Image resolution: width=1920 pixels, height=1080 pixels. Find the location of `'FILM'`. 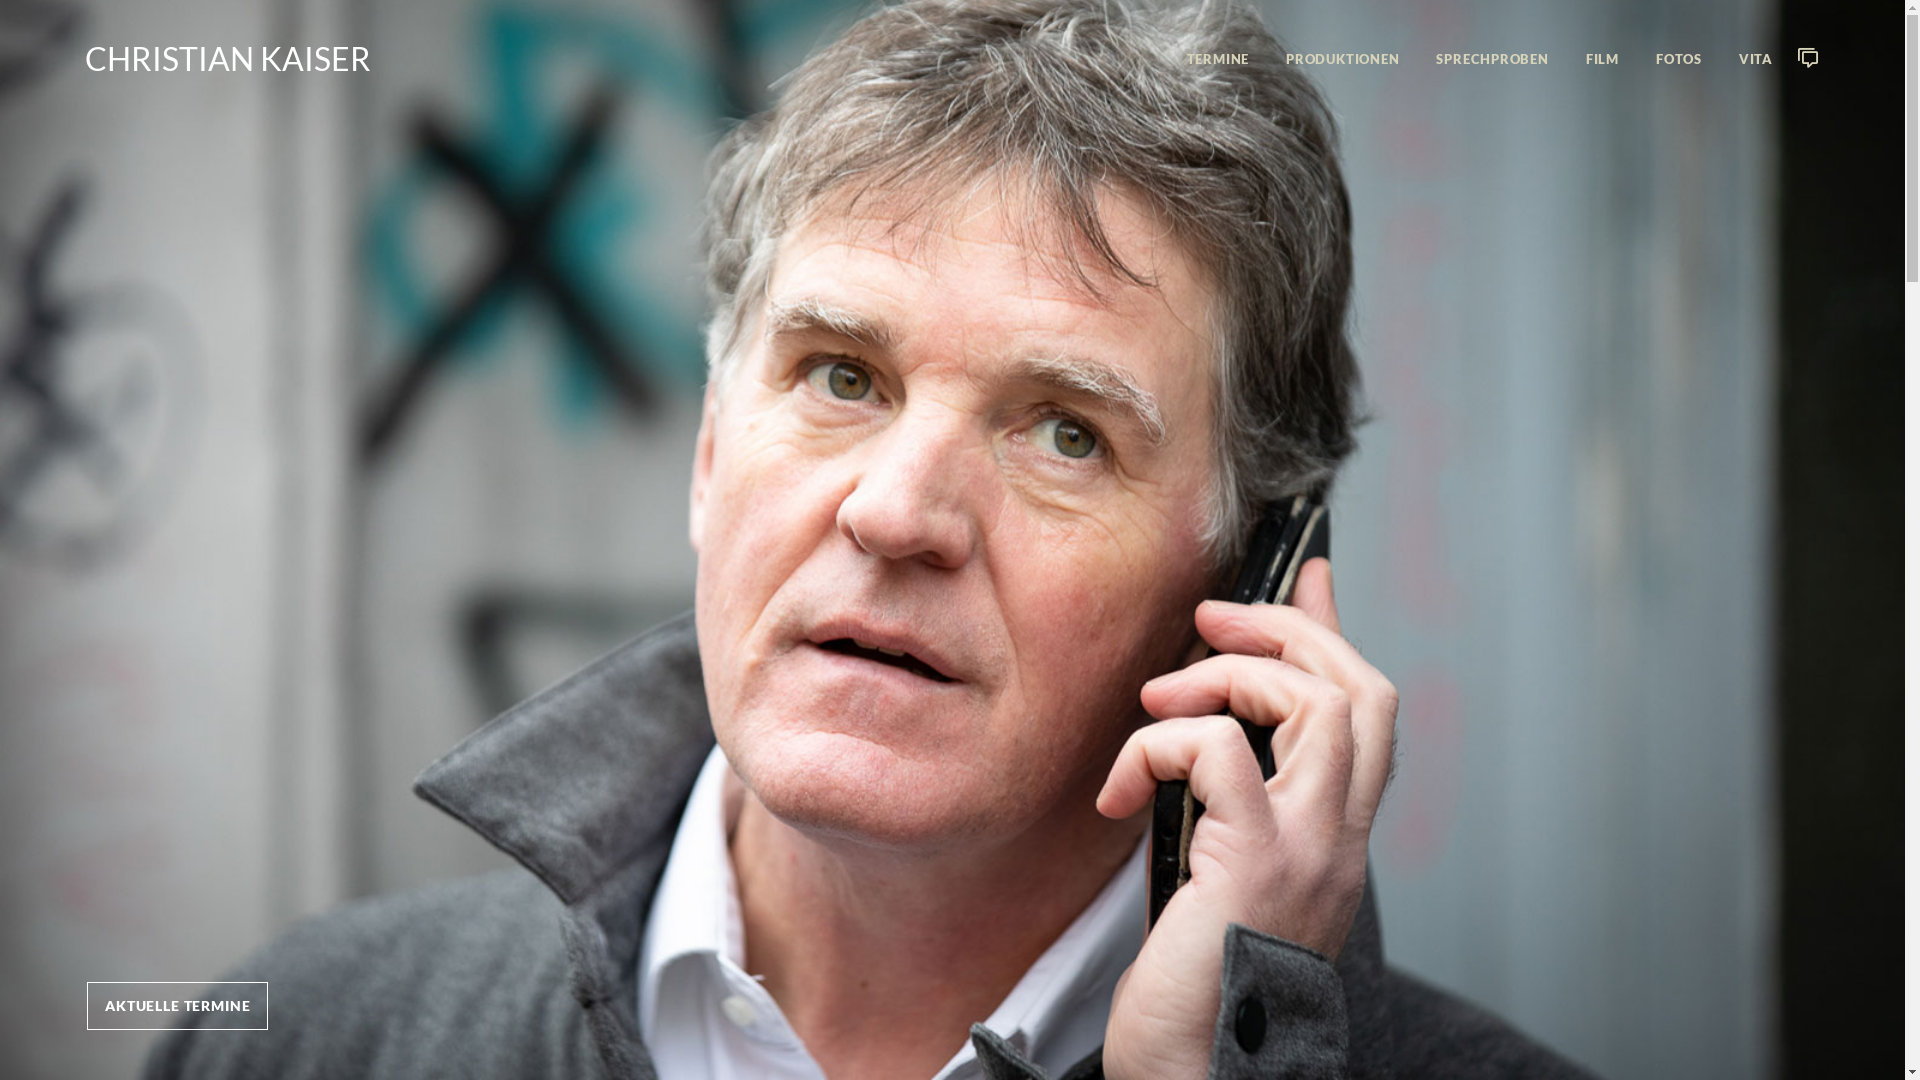

'FILM' is located at coordinates (1602, 58).